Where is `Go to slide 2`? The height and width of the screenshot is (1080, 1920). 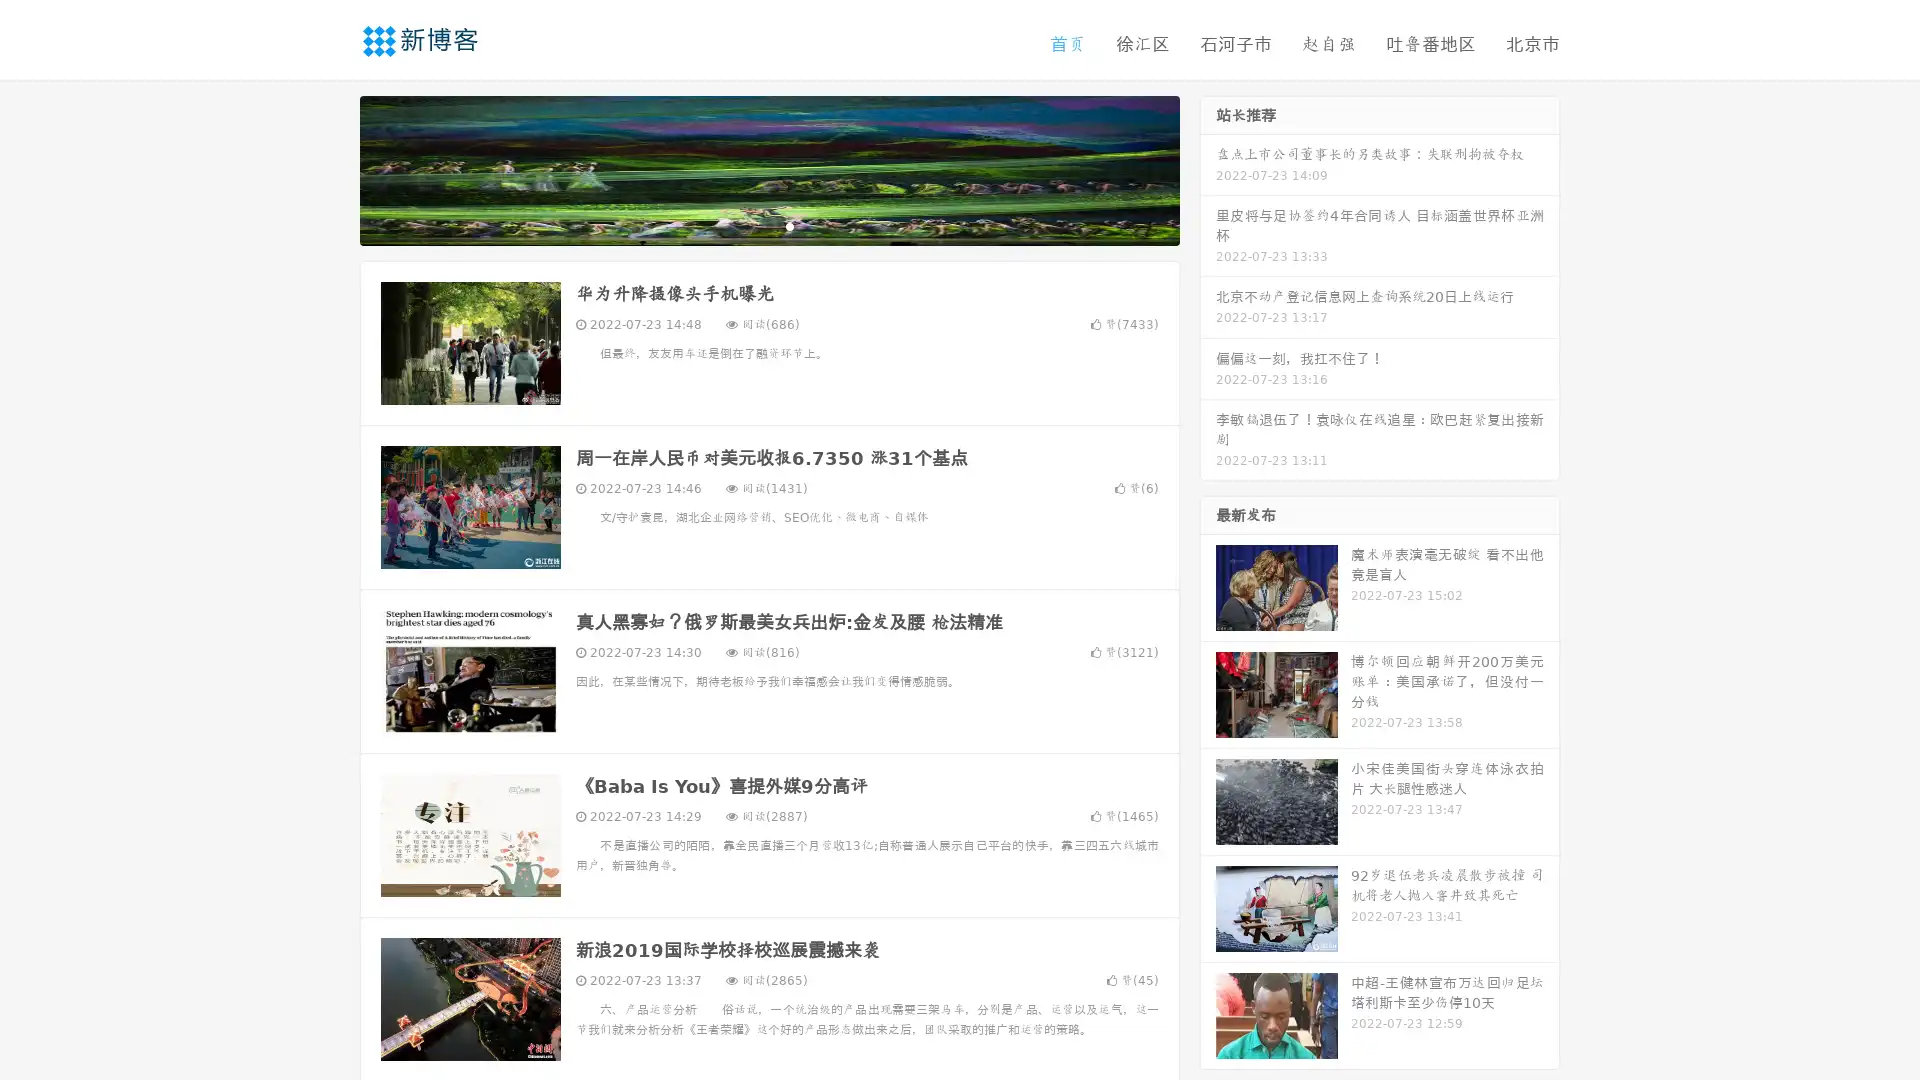
Go to slide 2 is located at coordinates (768, 225).